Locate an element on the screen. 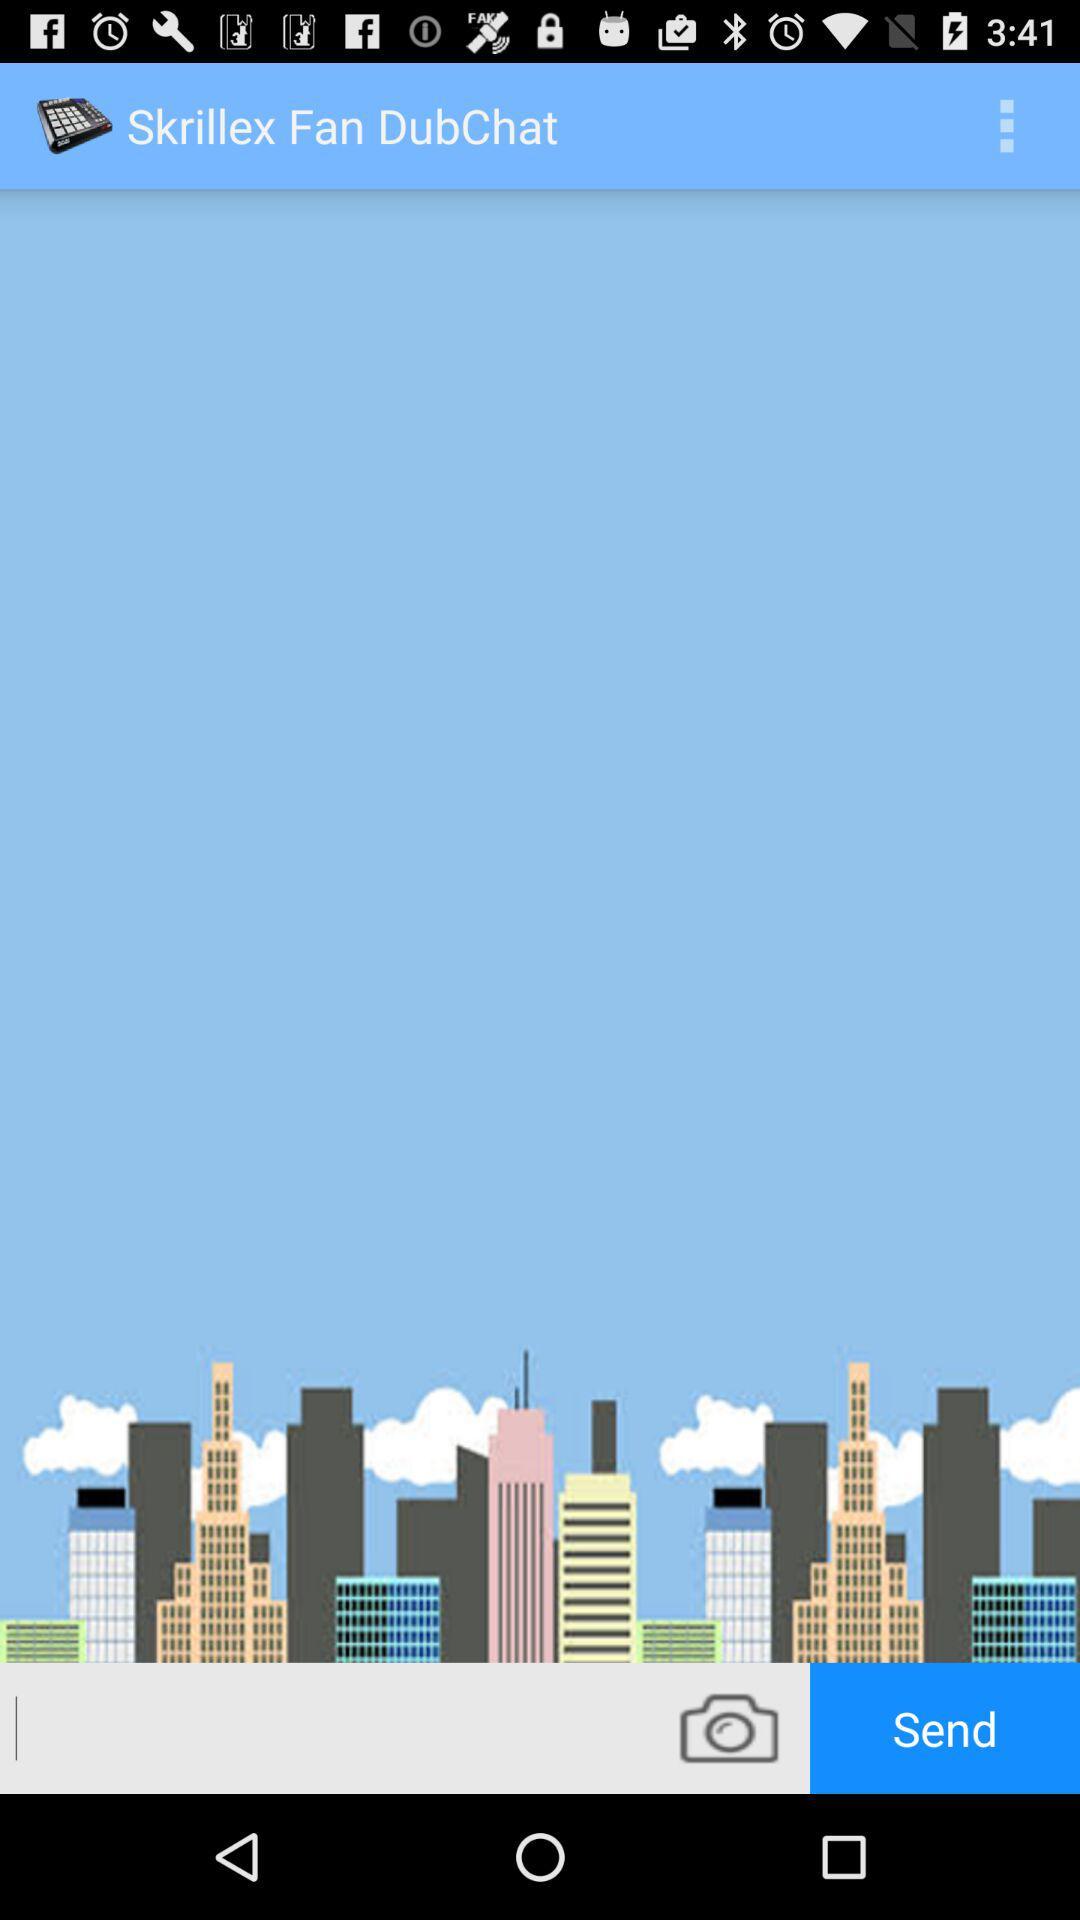  camera icon is located at coordinates (729, 1727).